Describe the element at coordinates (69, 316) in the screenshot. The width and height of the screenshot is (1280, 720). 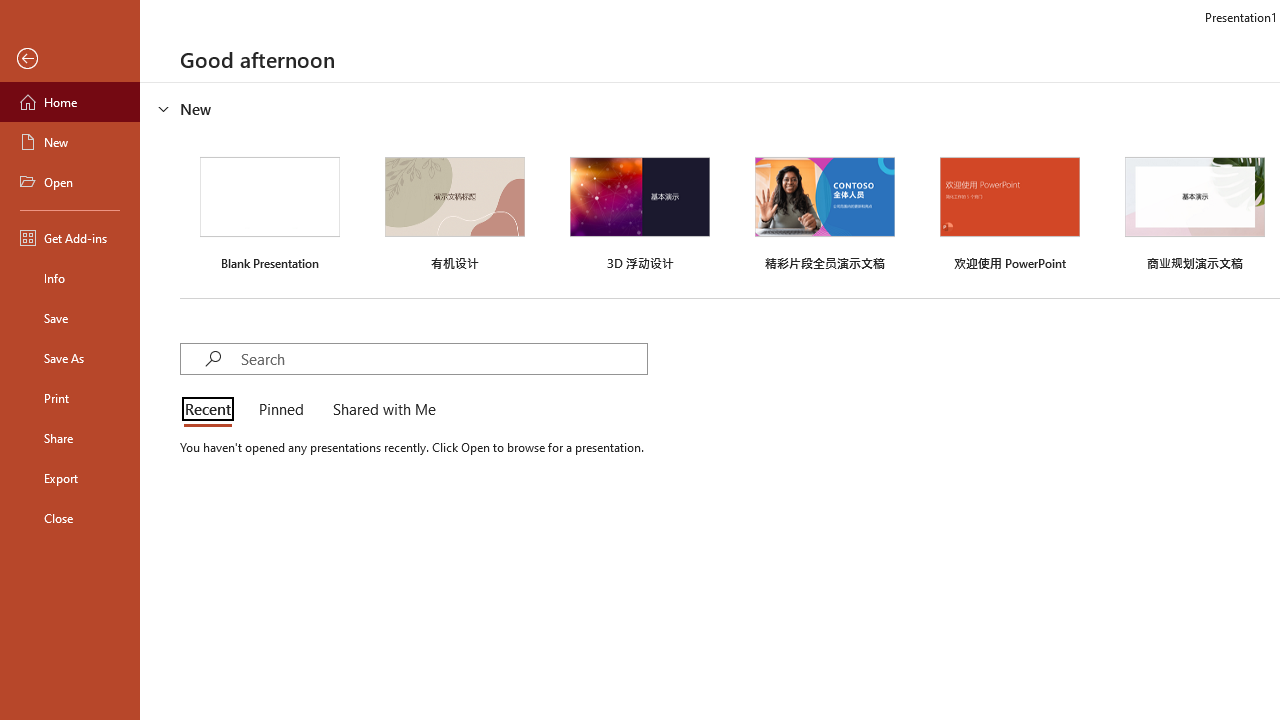
I see `'Save'` at that location.